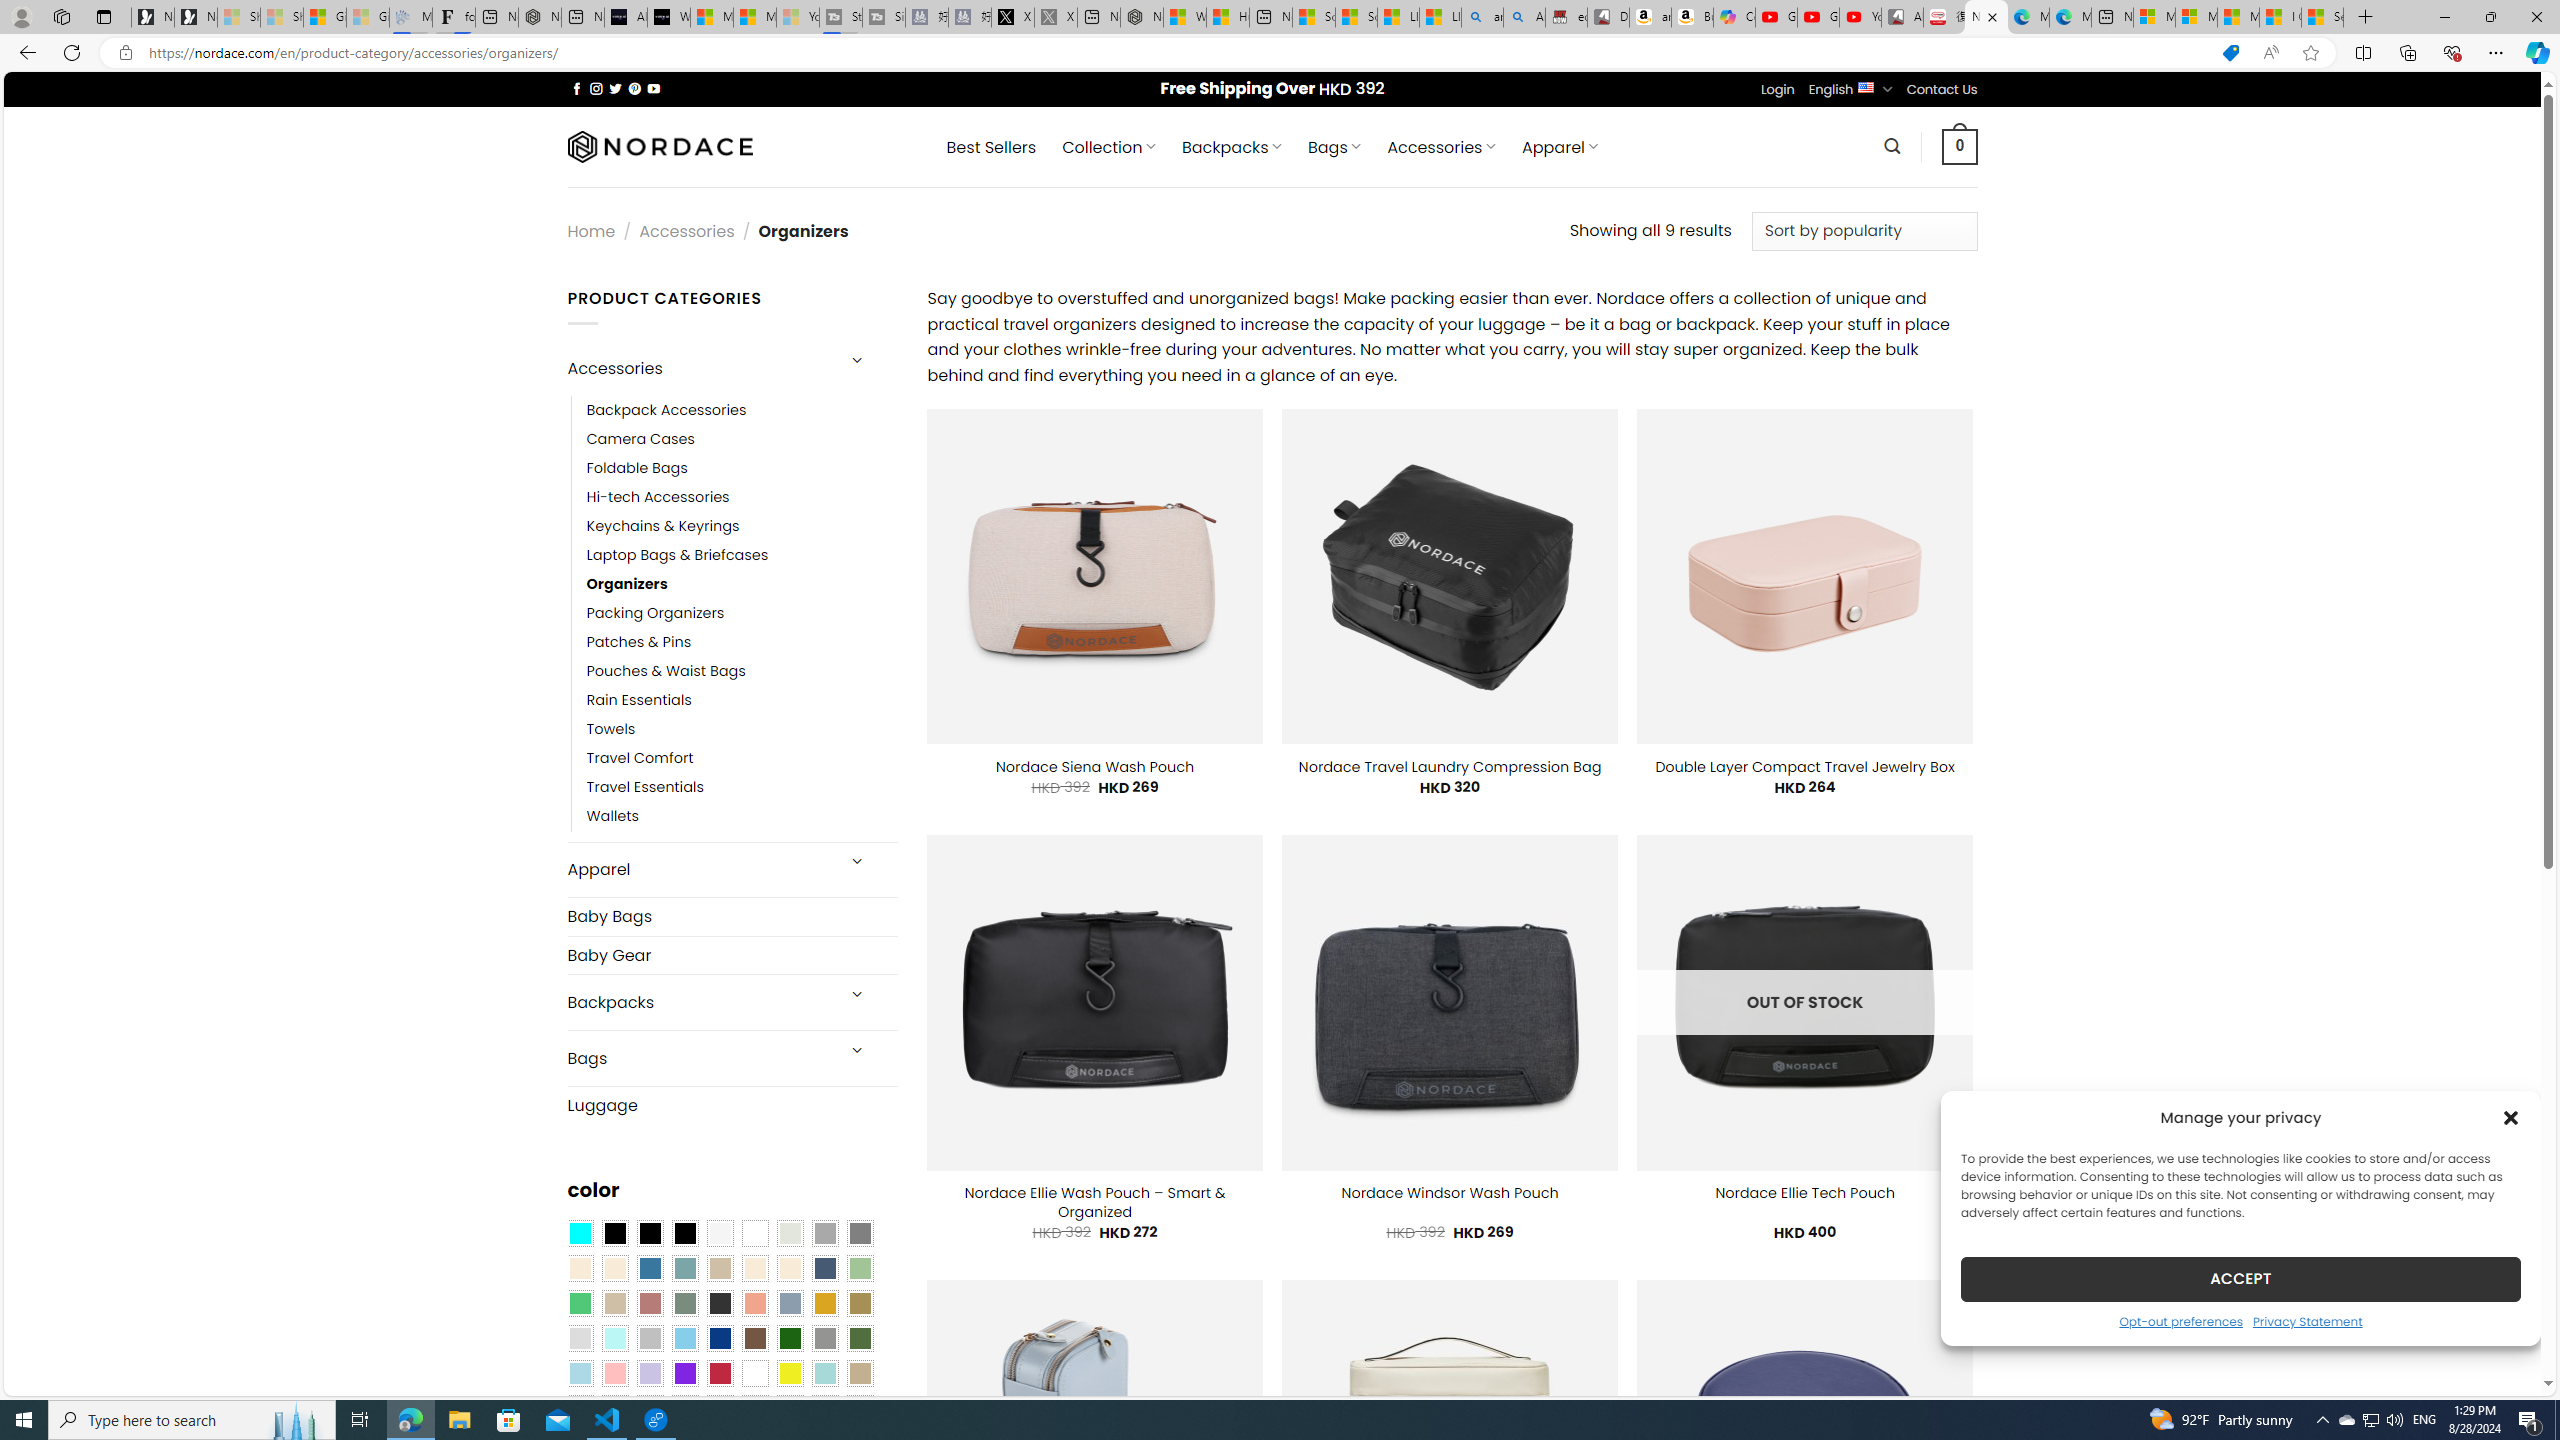 The width and height of the screenshot is (2560, 1440). I want to click on 'Coral', so click(754, 1303).